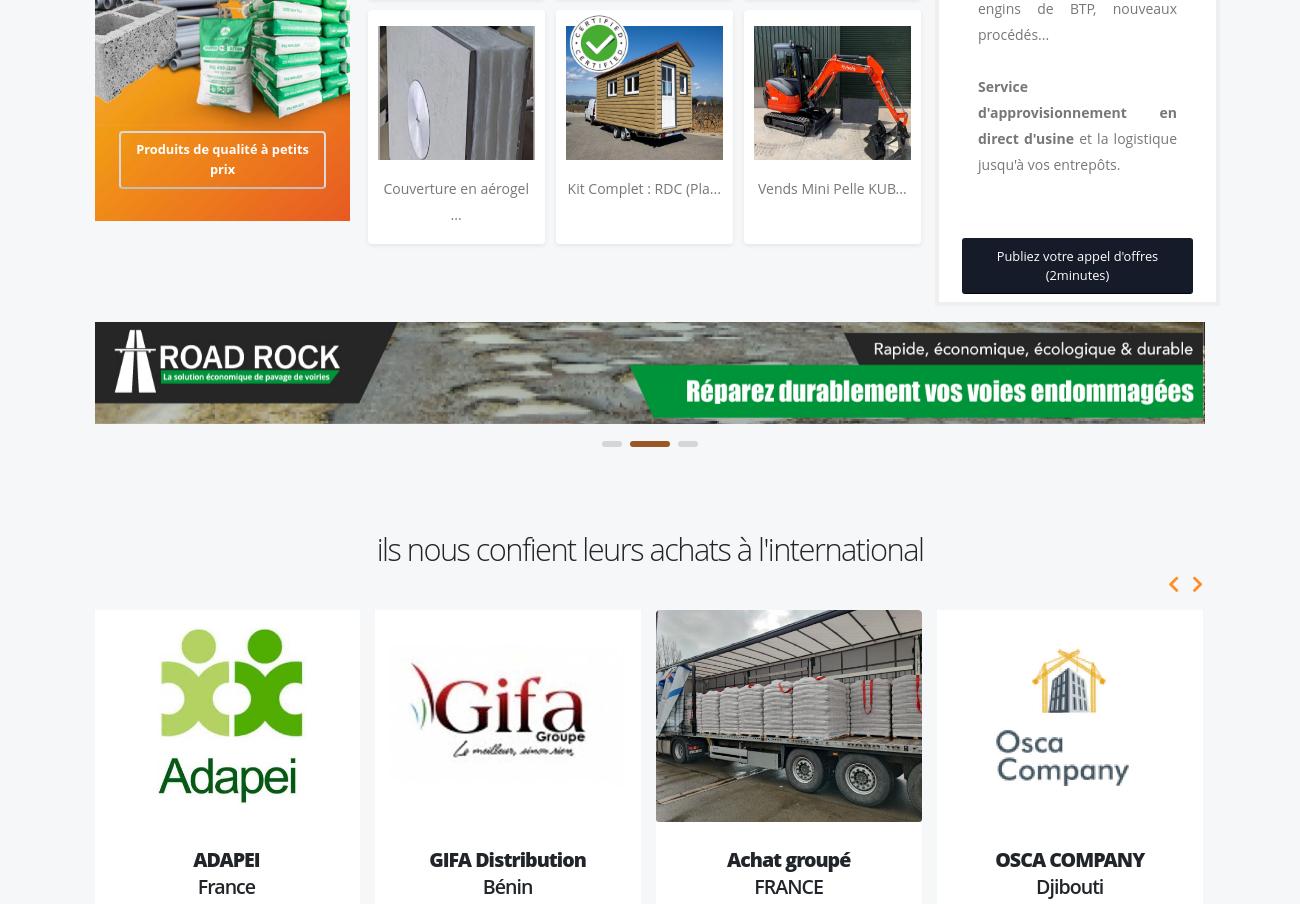  What do you see at coordinates (507, 886) in the screenshot?
I see `'Bénin'` at bounding box center [507, 886].